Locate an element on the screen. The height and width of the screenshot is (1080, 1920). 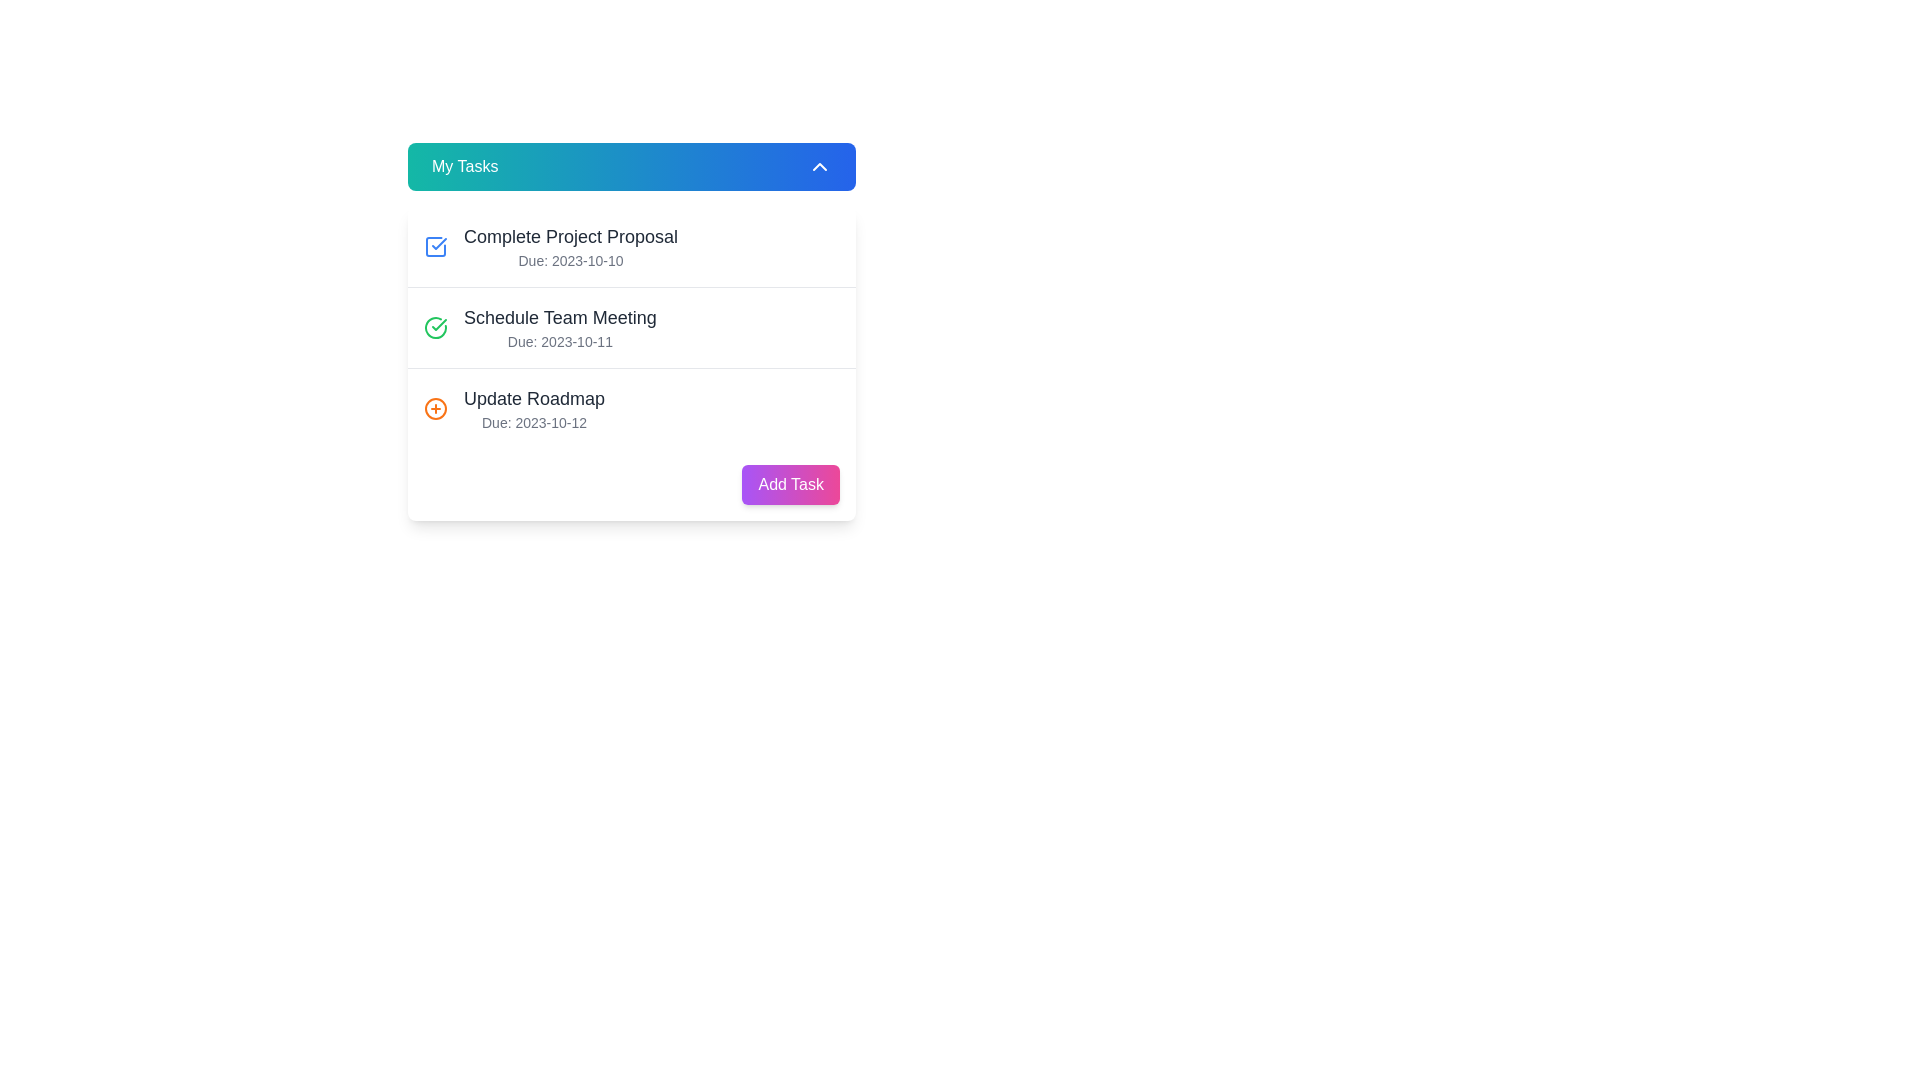
text from the Text Label that identifies the task 'Complete Project Proposal', positioned as the first task entry's title is located at coordinates (570, 235).